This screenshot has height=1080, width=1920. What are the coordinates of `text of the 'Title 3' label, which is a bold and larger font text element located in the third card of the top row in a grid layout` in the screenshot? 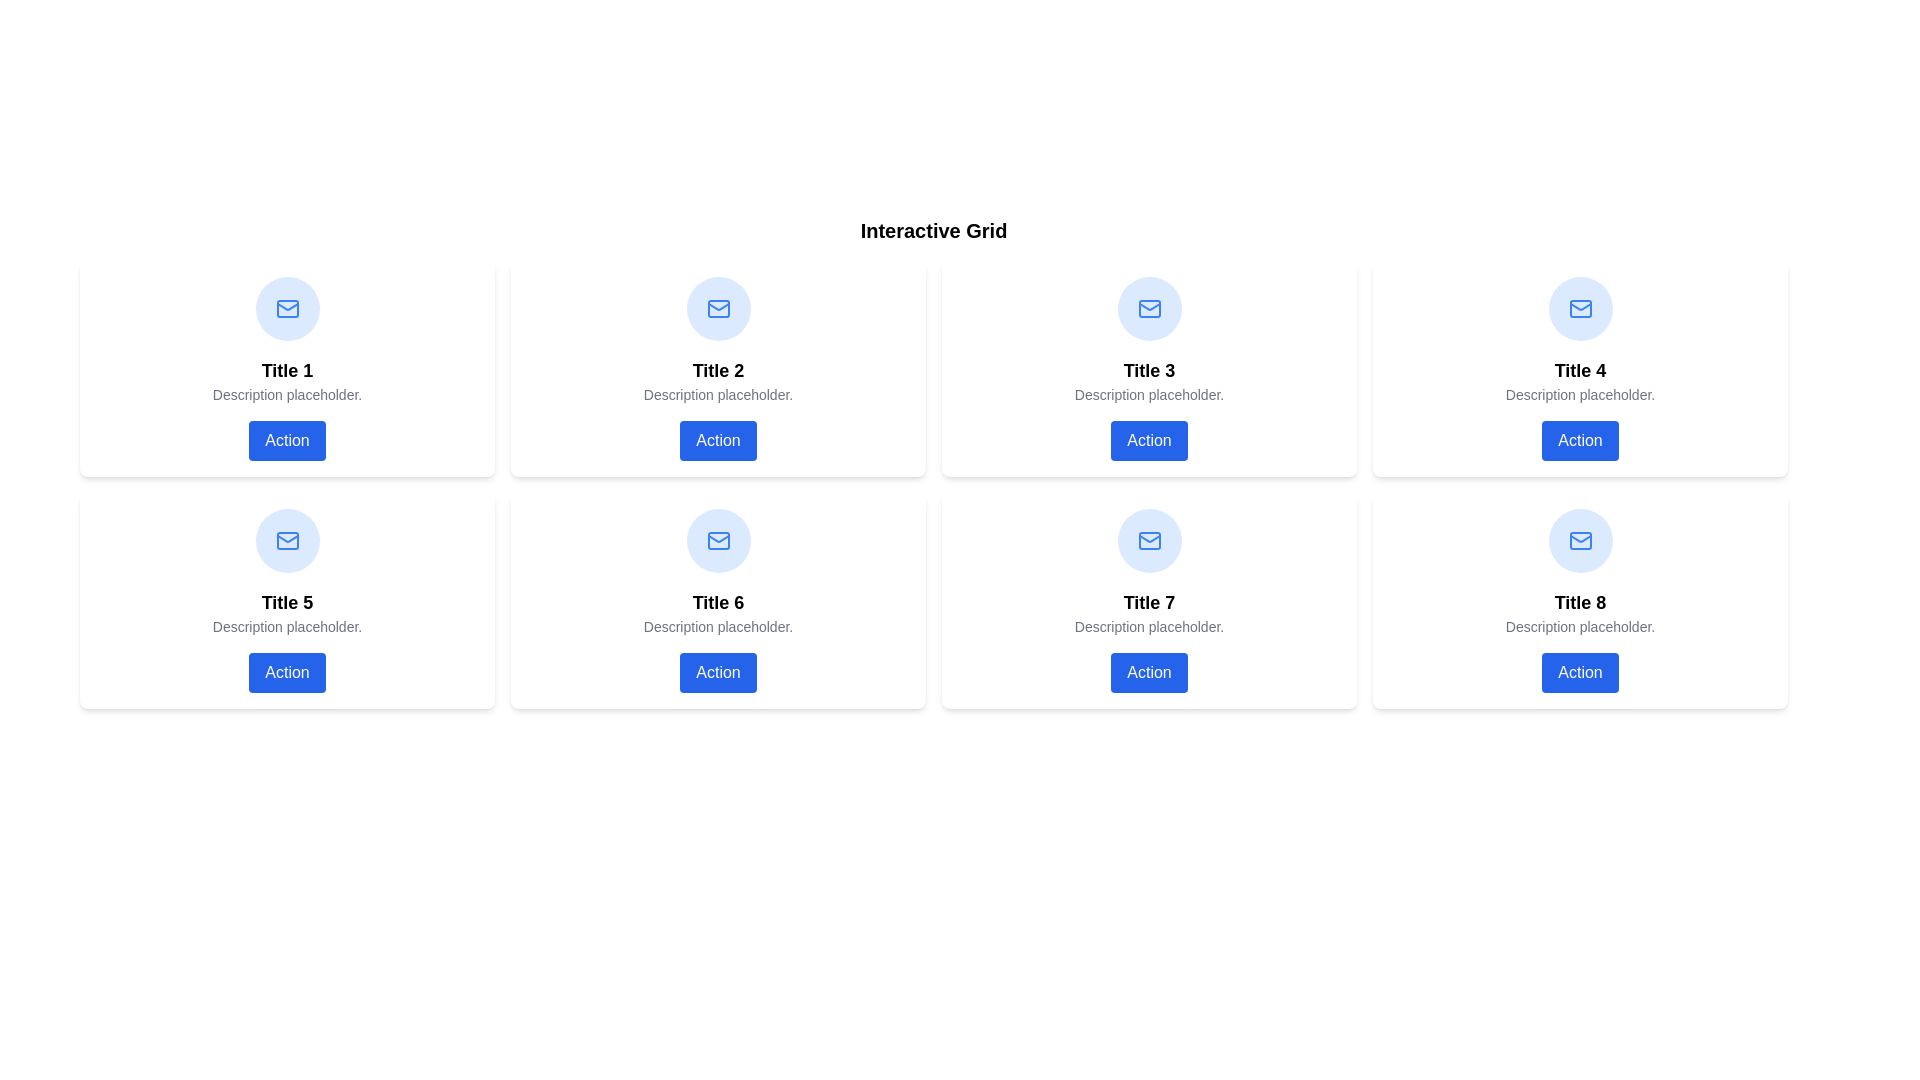 It's located at (1149, 370).